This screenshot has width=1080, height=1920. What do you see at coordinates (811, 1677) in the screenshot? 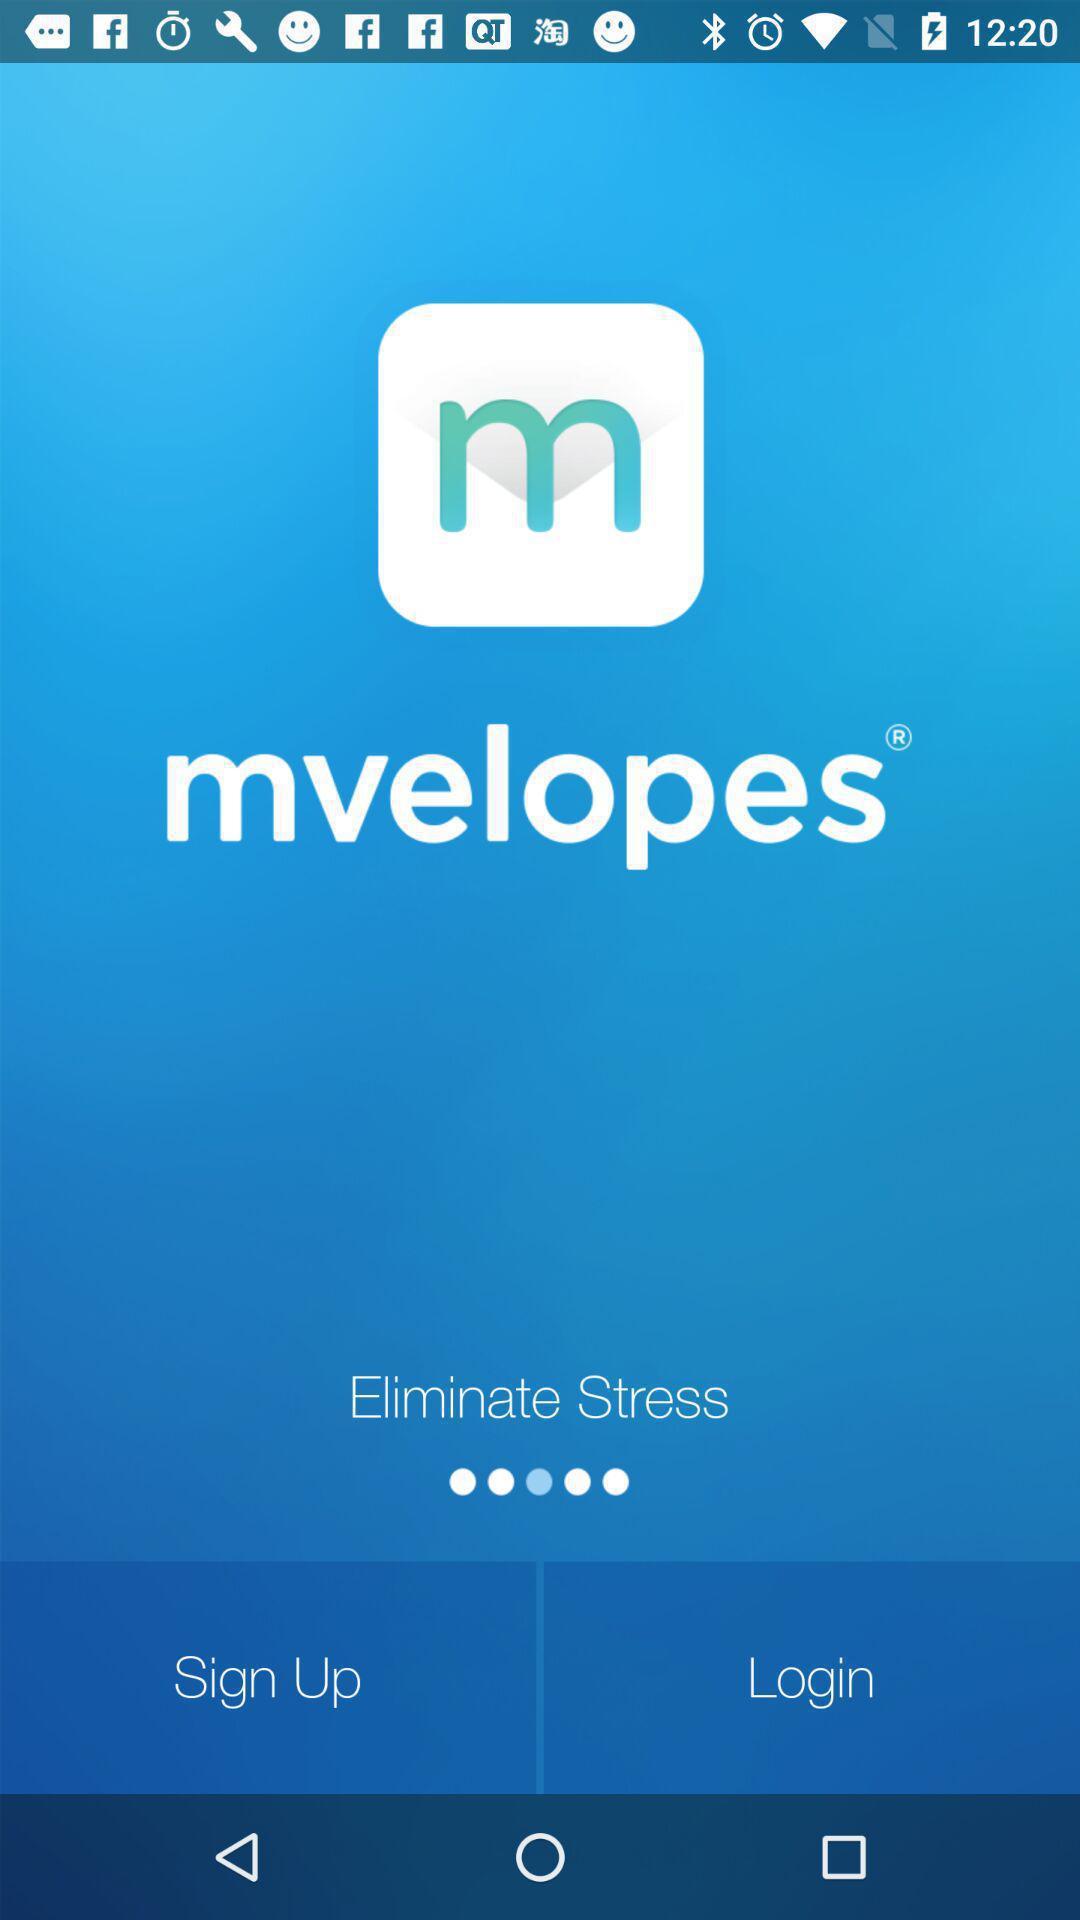
I see `the icon at the bottom right corner` at bounding box center [811, 1677].